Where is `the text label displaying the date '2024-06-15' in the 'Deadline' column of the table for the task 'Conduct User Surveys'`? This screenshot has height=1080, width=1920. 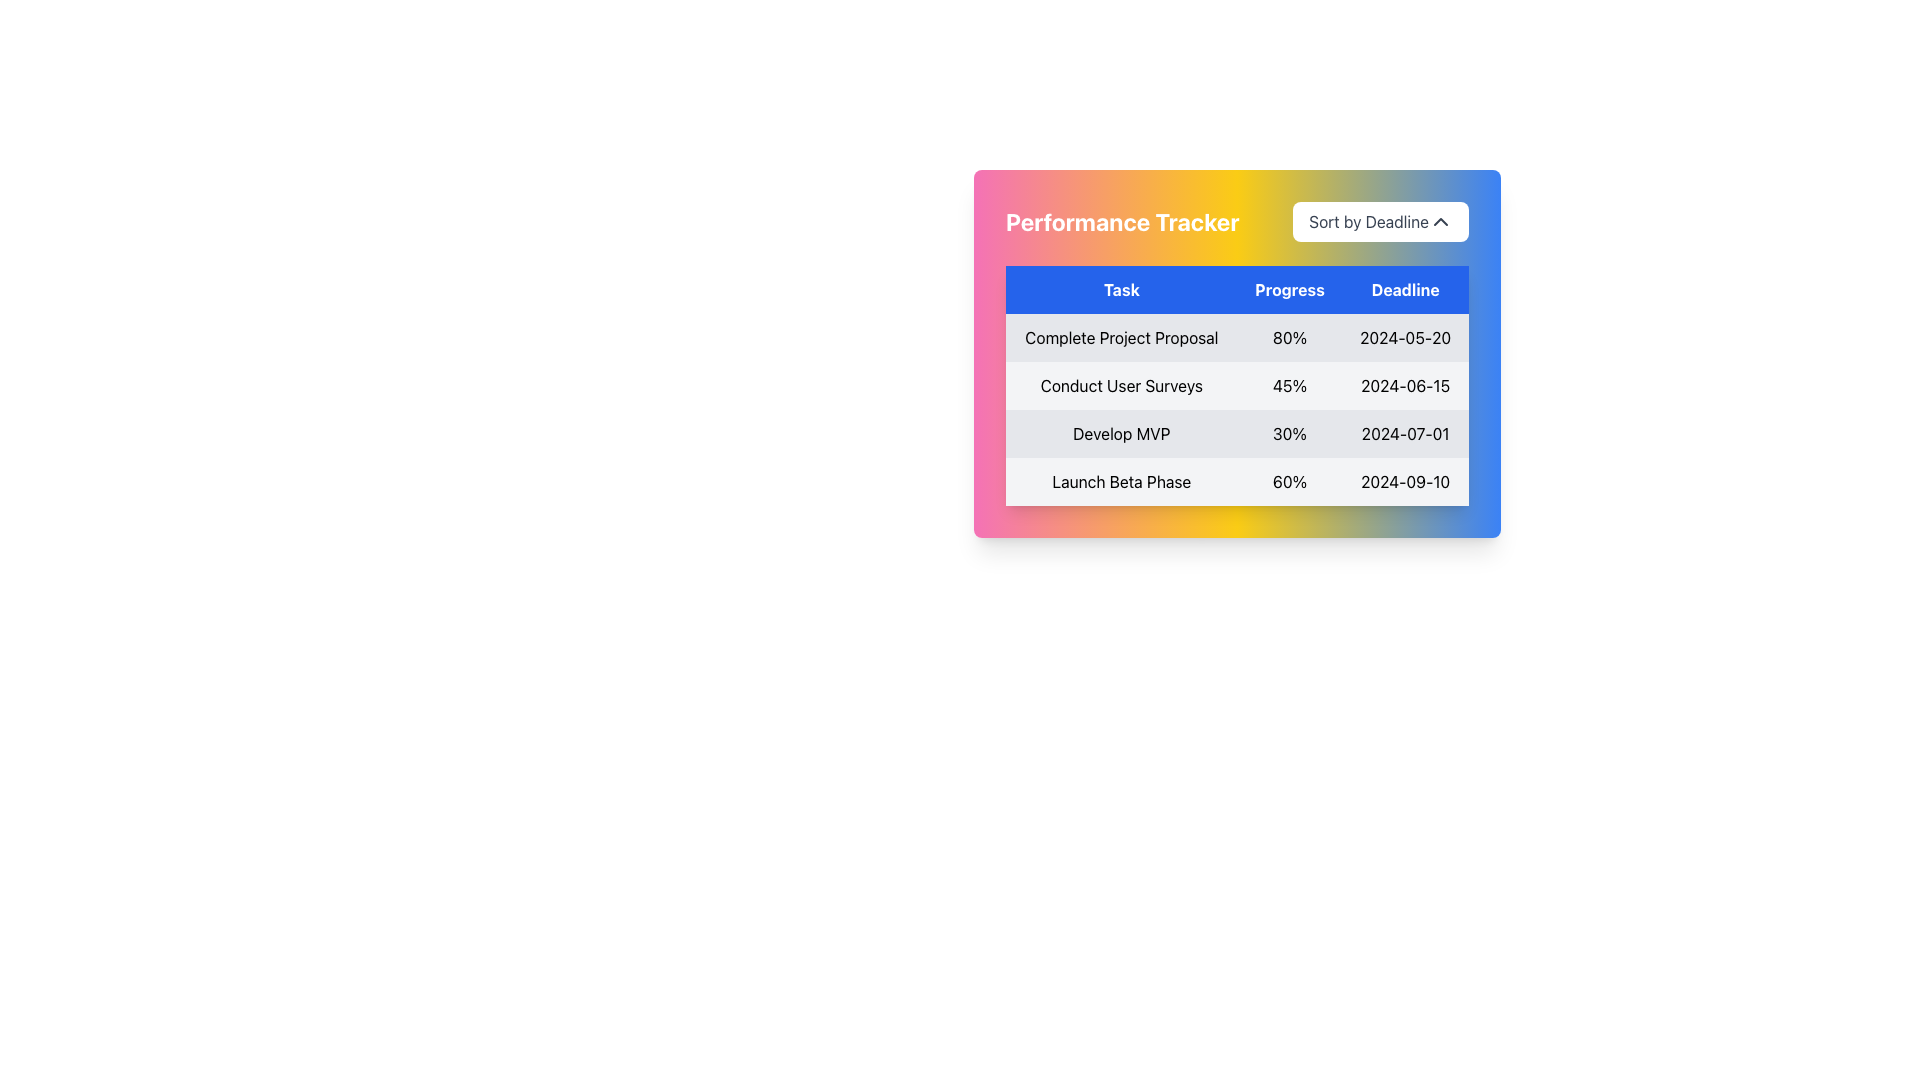 the text label displaying the date '2024-06-15' in the 'Deadline' column of the table for the task 'Conduct User Surveys' is located at coordinates (1404, 385).